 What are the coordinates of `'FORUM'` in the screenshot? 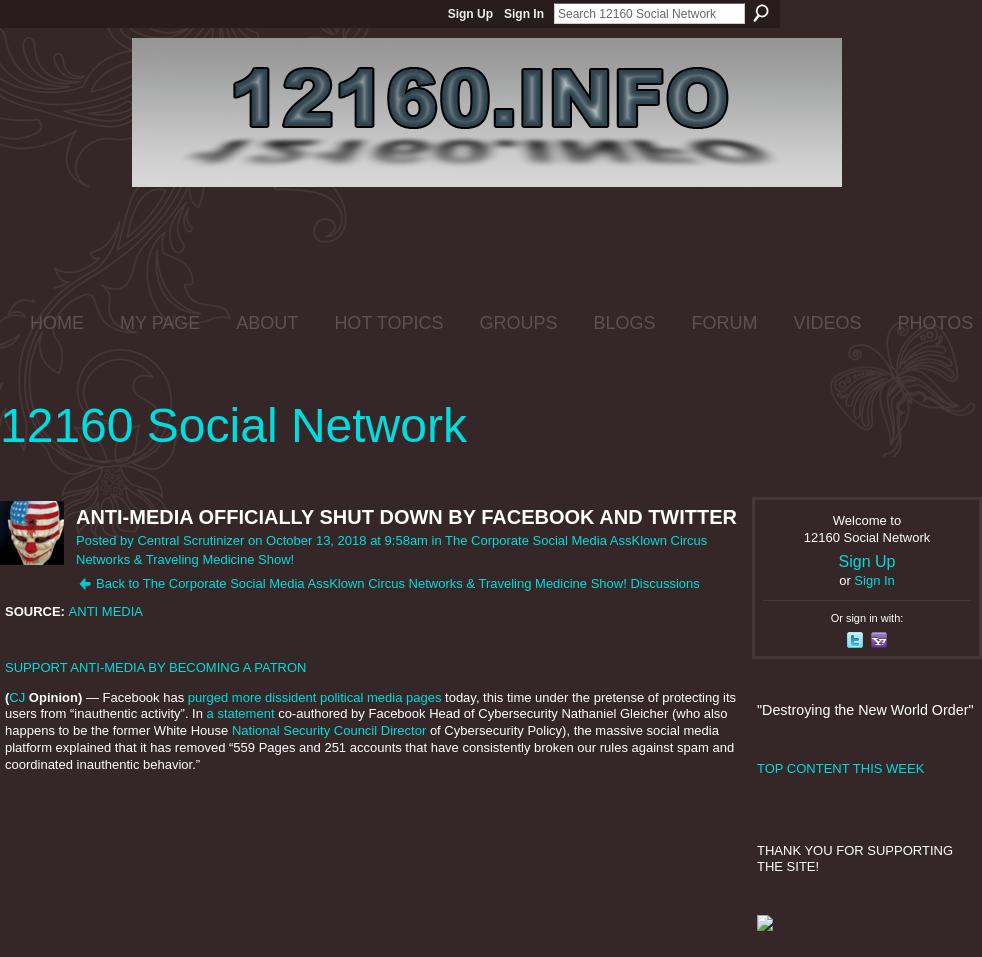 It's located at (723, 322).